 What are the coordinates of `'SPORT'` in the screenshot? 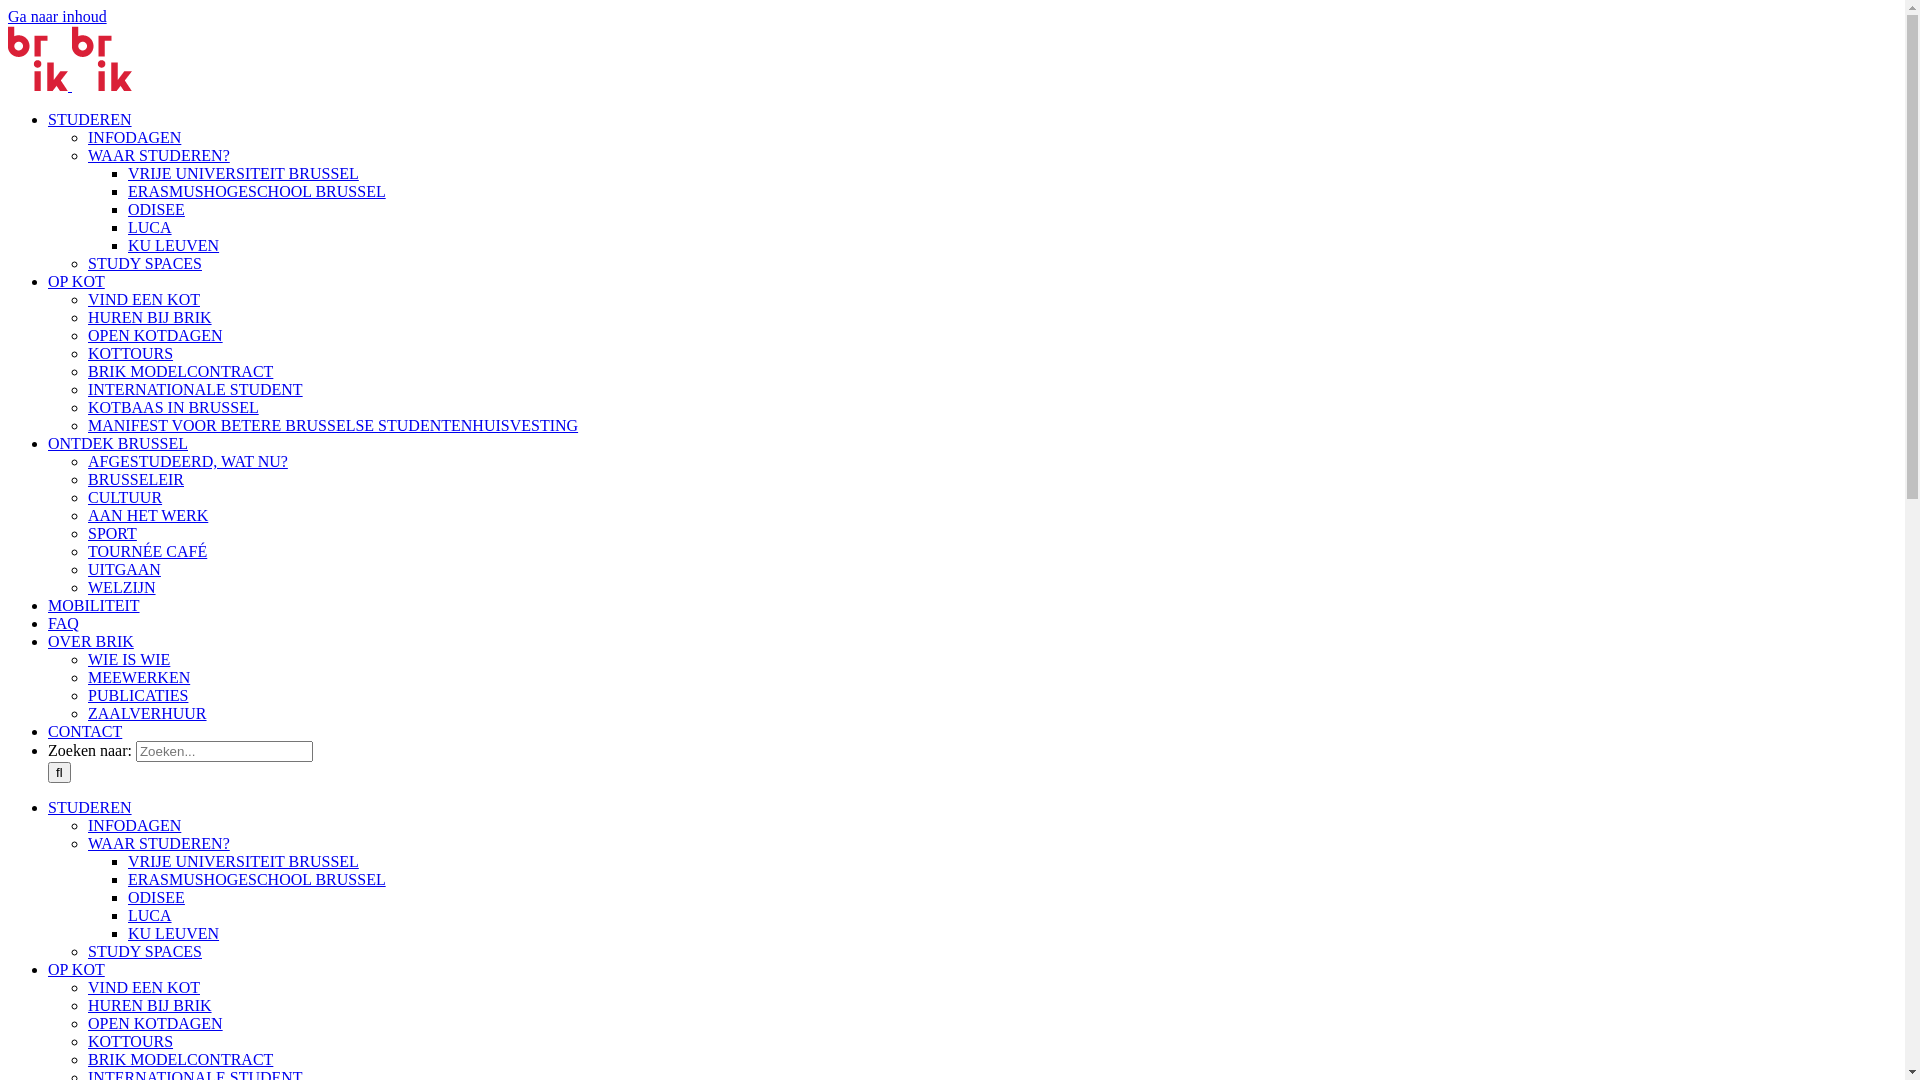 It's located at (111, 532).